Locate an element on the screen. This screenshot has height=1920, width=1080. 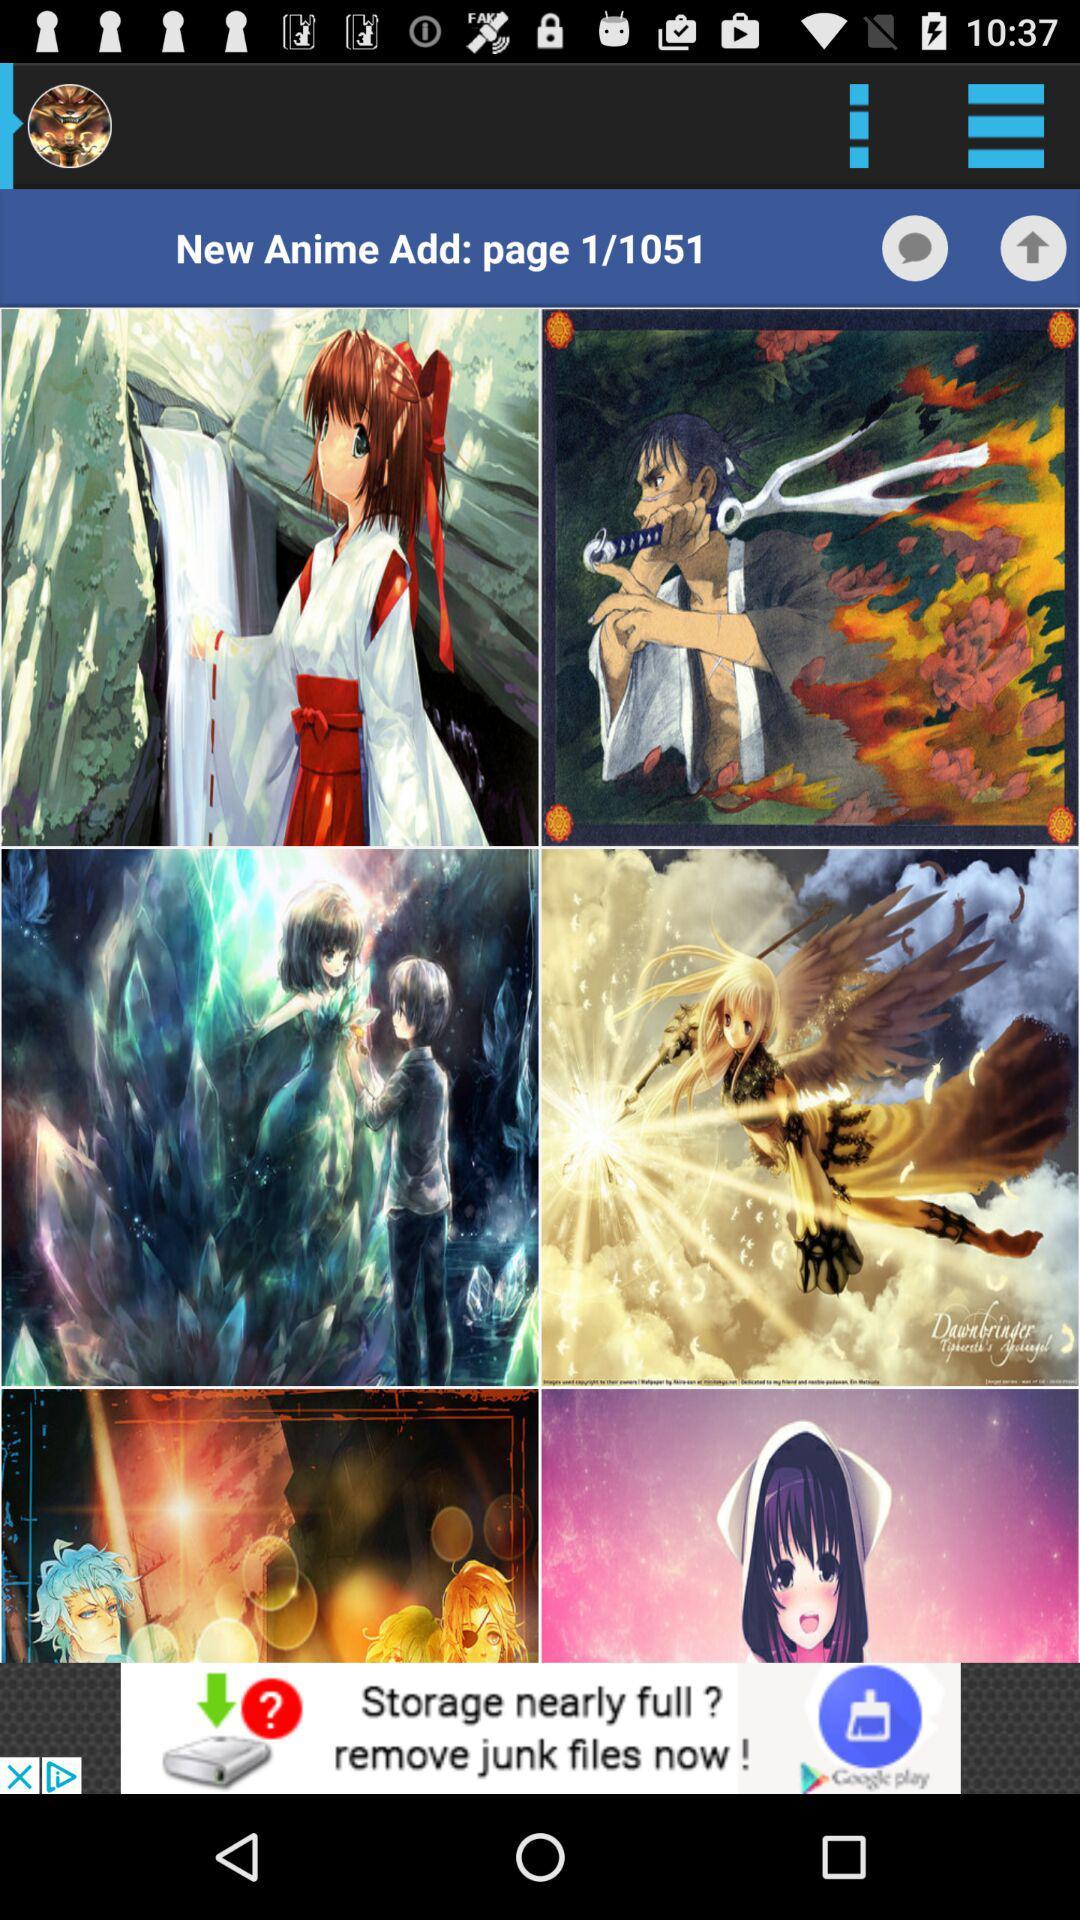
open webpage of displayed advertisement is located at coordinates (540, 1727).